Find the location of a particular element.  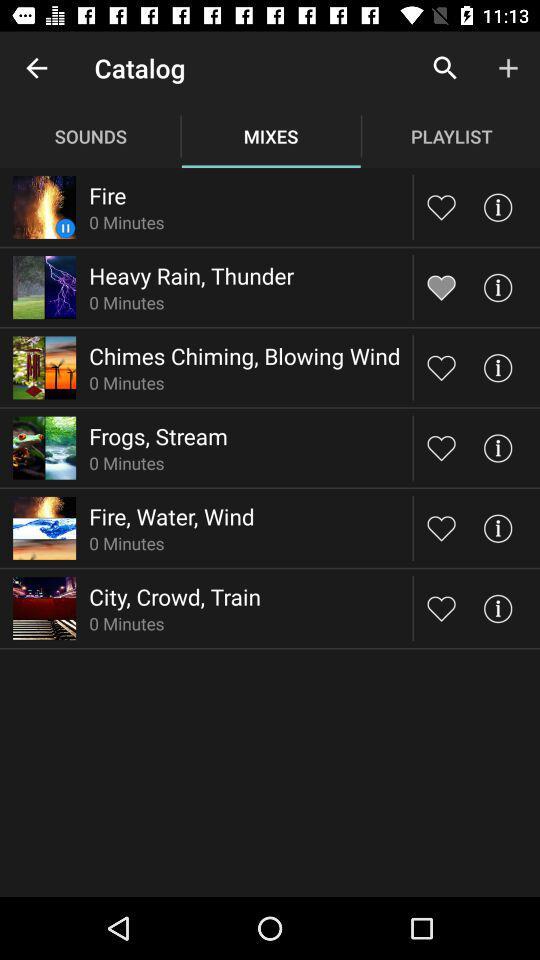

get more information is located at coordinates (496, 286).